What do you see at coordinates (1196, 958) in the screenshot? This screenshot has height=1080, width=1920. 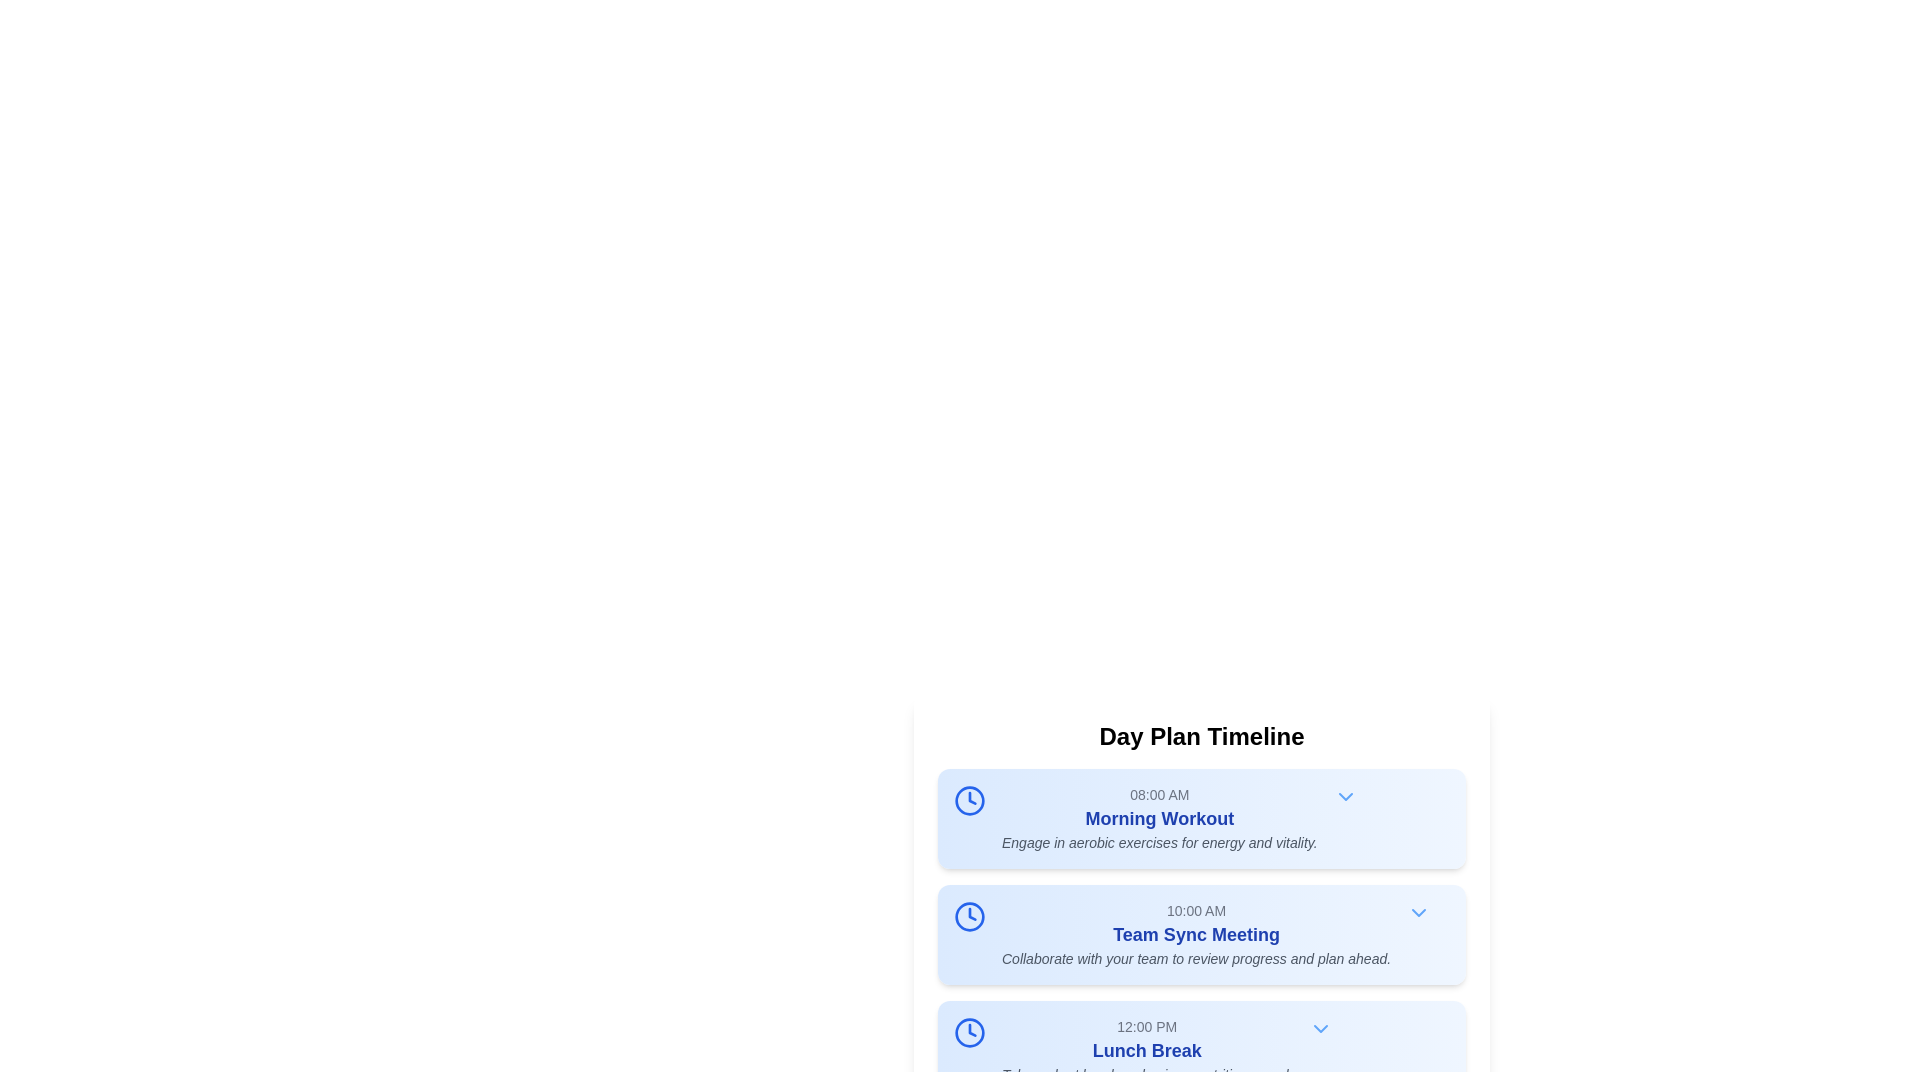 I see `the Text label that provides a brief explanatory description or additional context regarding the 'Team Sync Meeting' event, located in the 'Day Plan Timeline' section under the 'Team Sync Meeting' block` at bounding box center [1196, 958].